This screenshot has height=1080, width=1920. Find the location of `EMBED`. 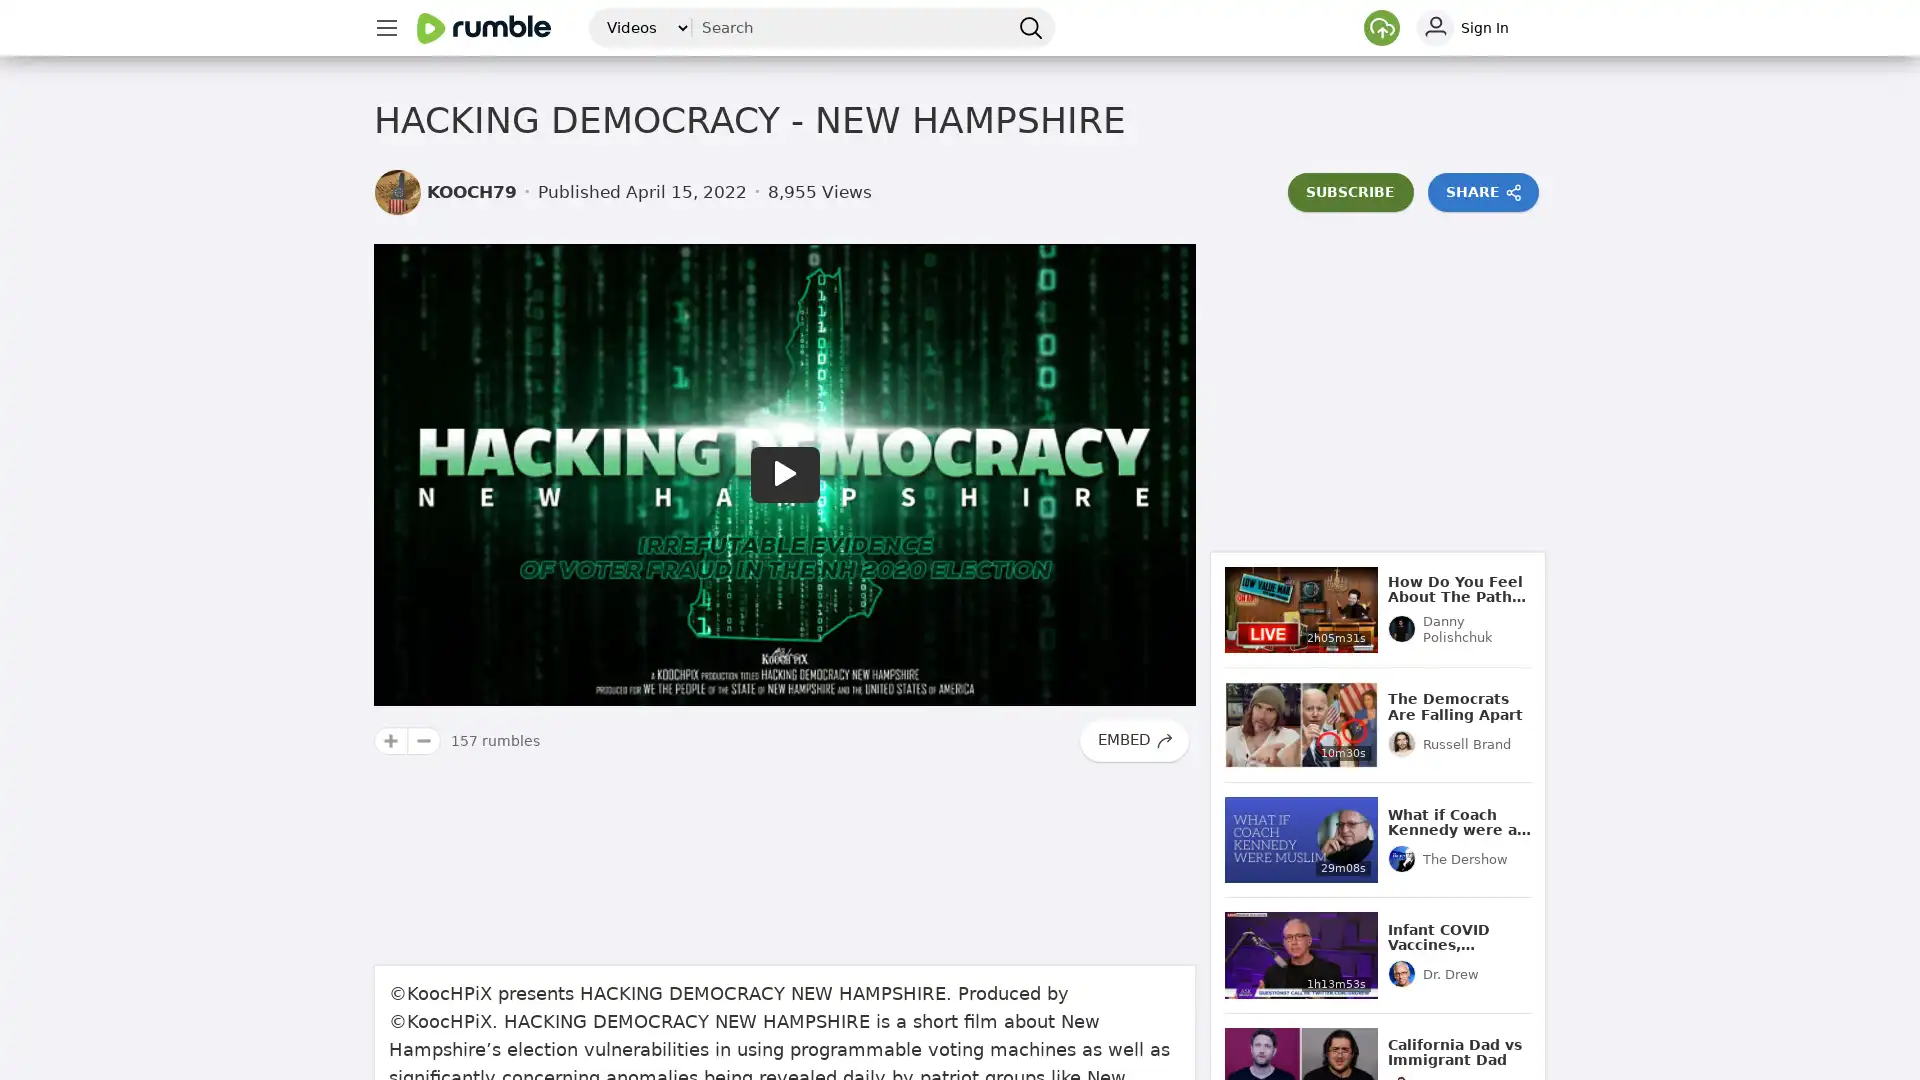

EMBED is located at coordinates (1133, 740).